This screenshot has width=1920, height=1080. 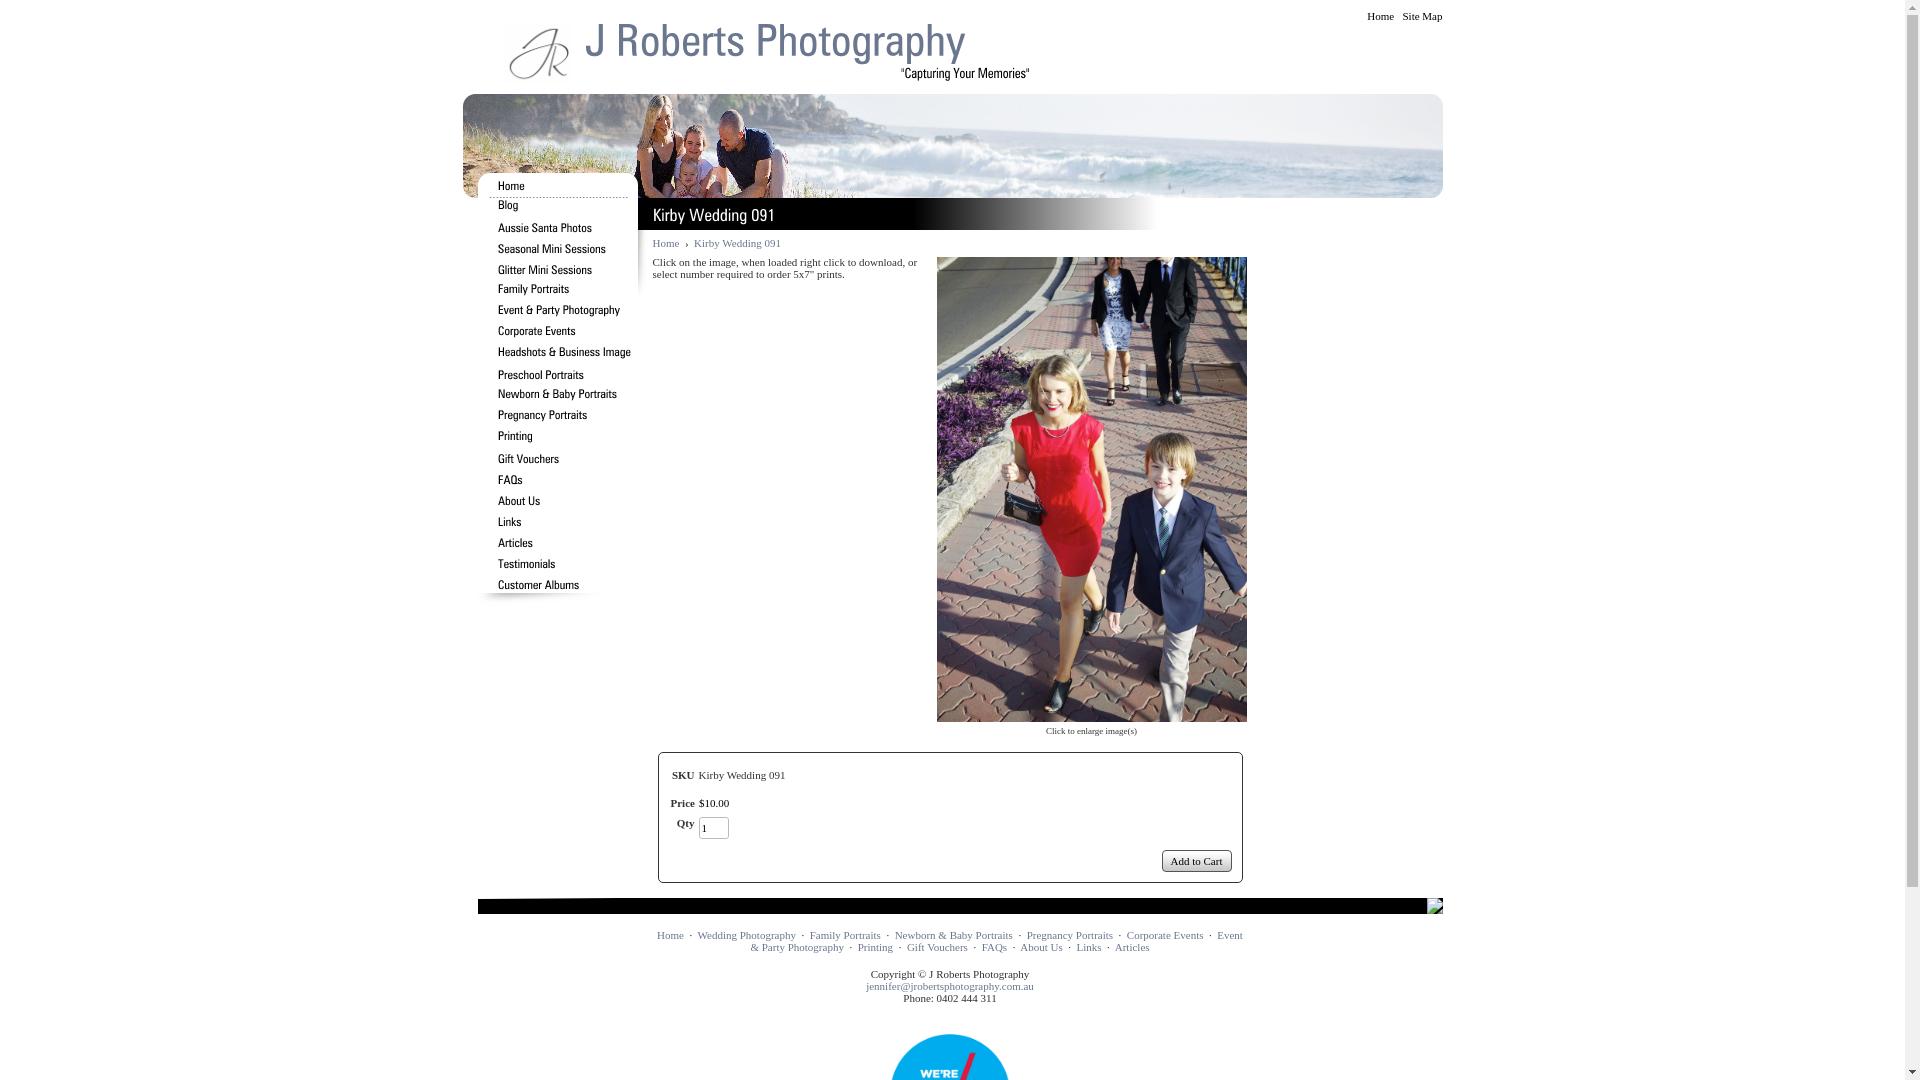 What do you see at coordinates (1165, 934) in the screenshot?
I see `'Corporate Events'` at bounding box center [1165, 934].